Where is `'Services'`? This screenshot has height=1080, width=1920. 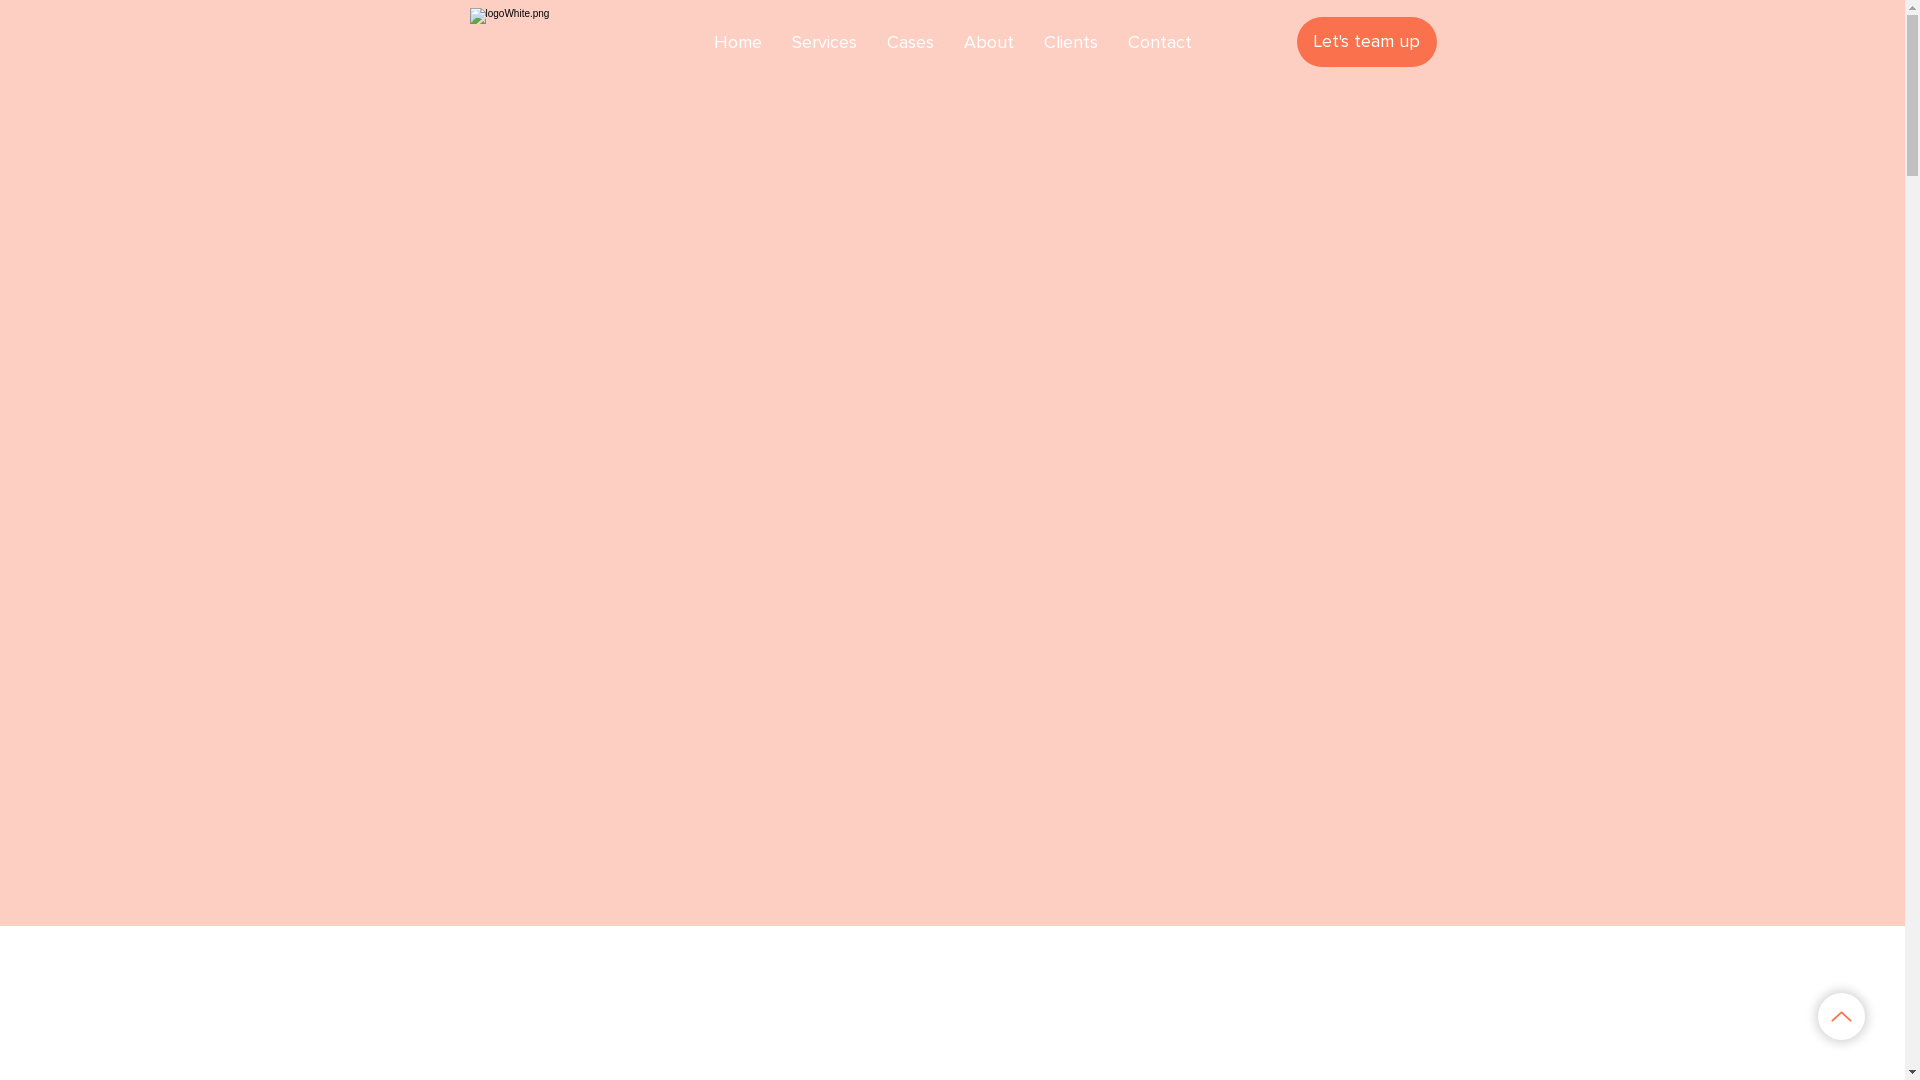
'Services' is located at coordinates (823, 42).